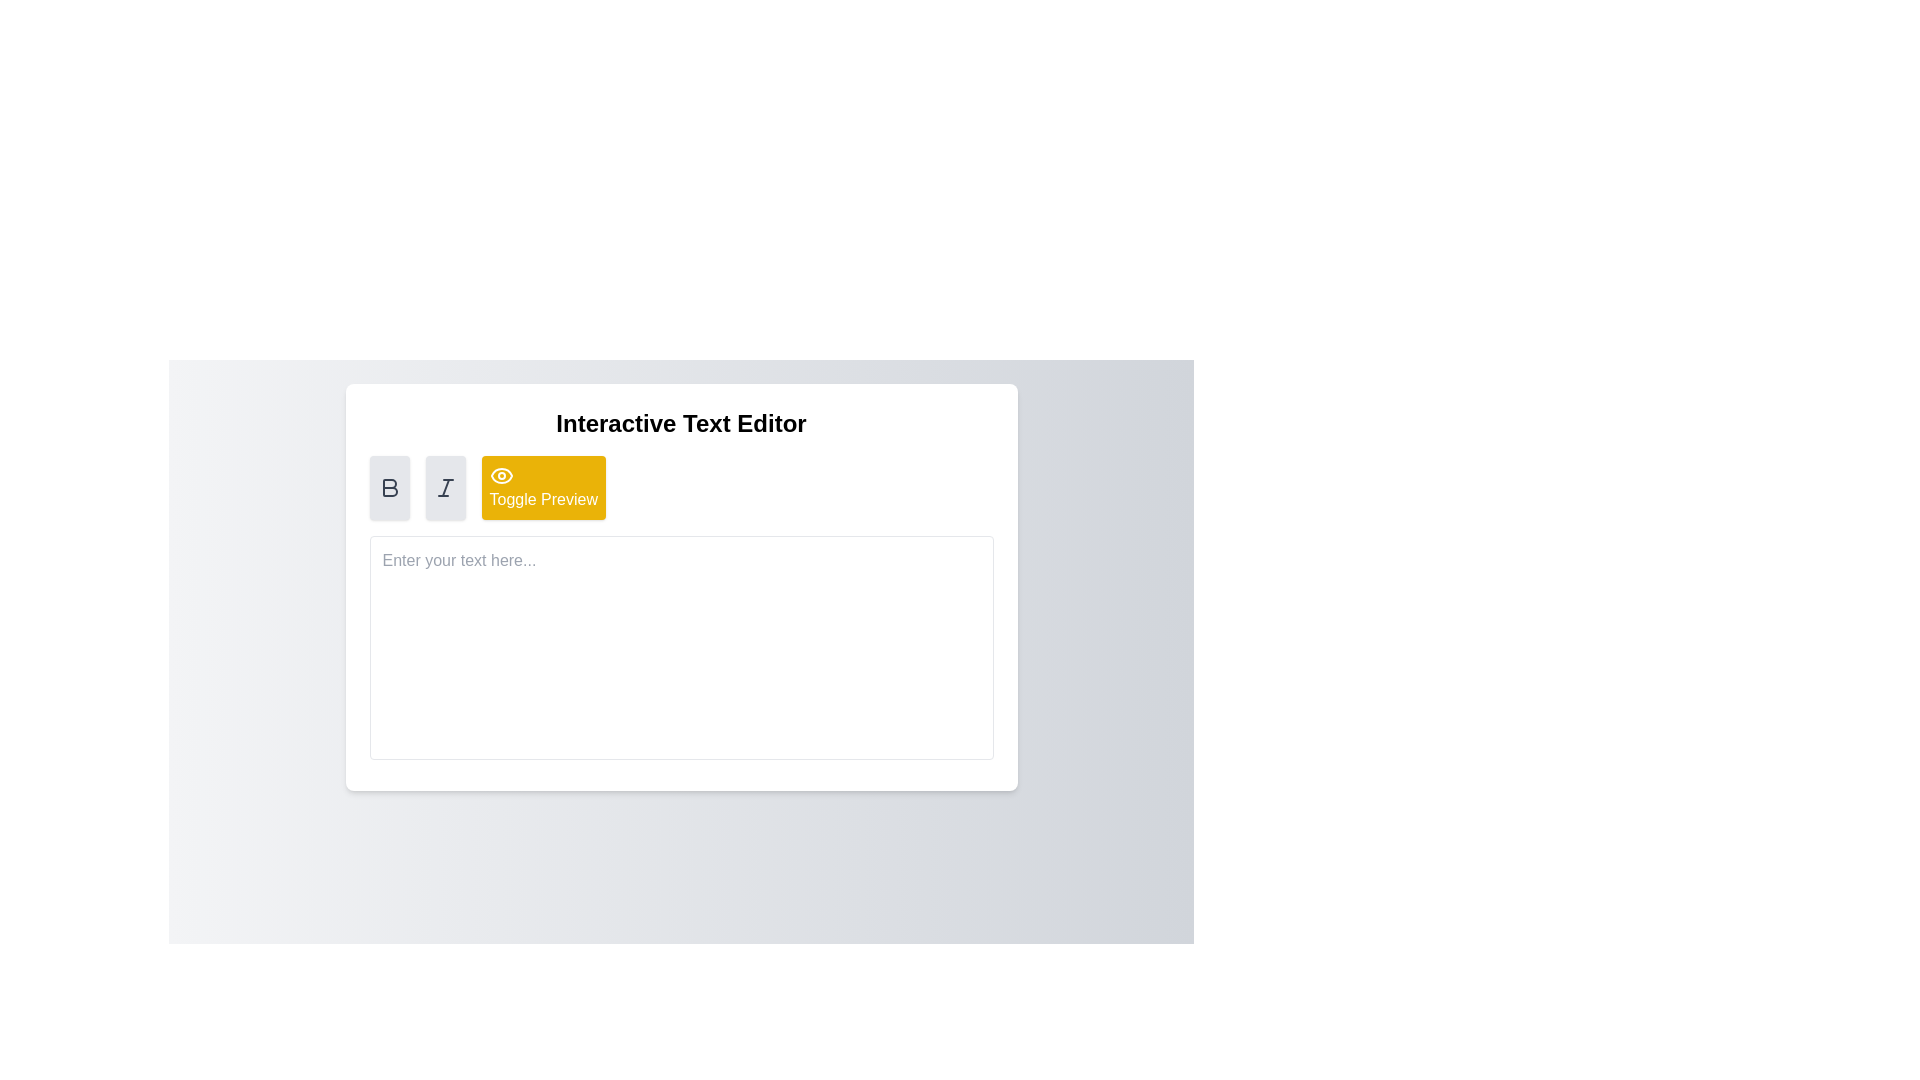 The width and height of the screenshot is (1920, 1080). I want to click on the third button in the top section of the 'Interactive Text Editor', so click(543, 488).